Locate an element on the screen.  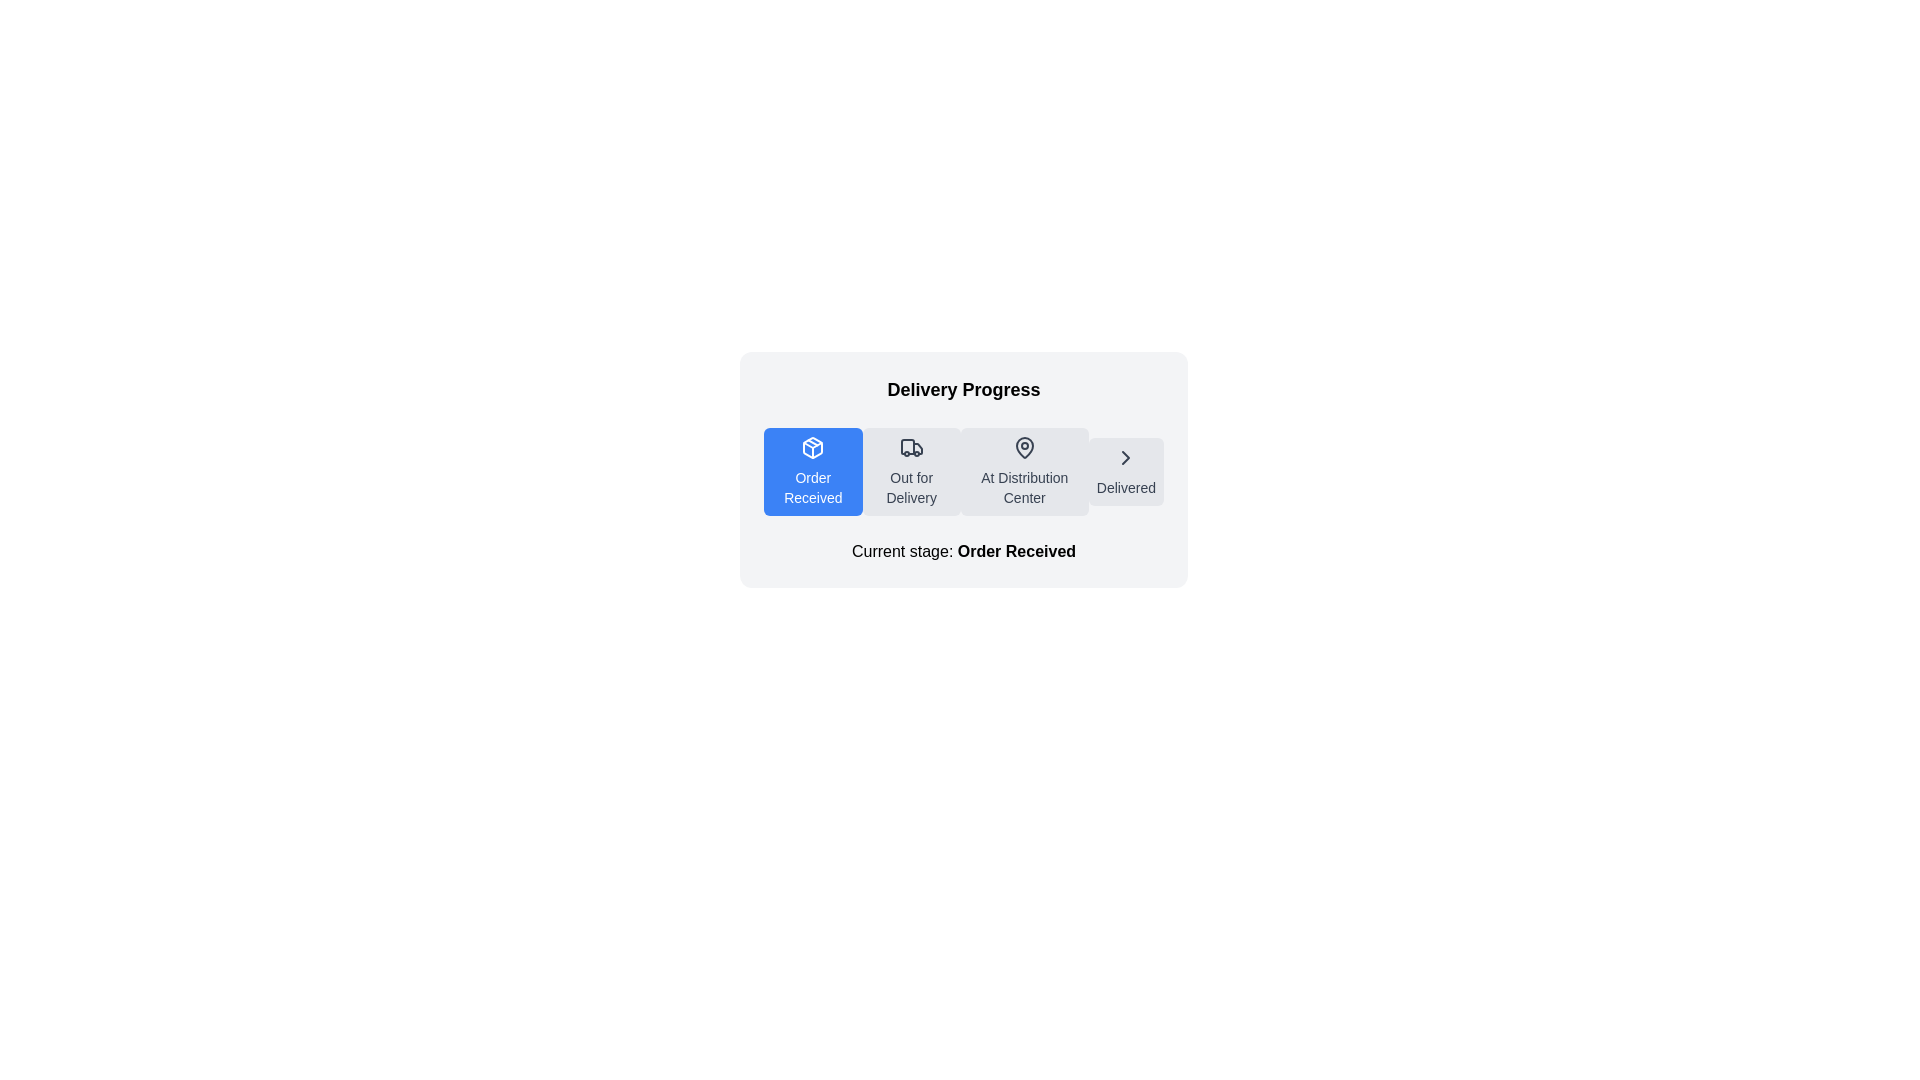
map pin icon located at the 'At Distribution Center' stage in the delivery progress tracker, which is the third button in the progression bar is located at coordinates (1024, 471).